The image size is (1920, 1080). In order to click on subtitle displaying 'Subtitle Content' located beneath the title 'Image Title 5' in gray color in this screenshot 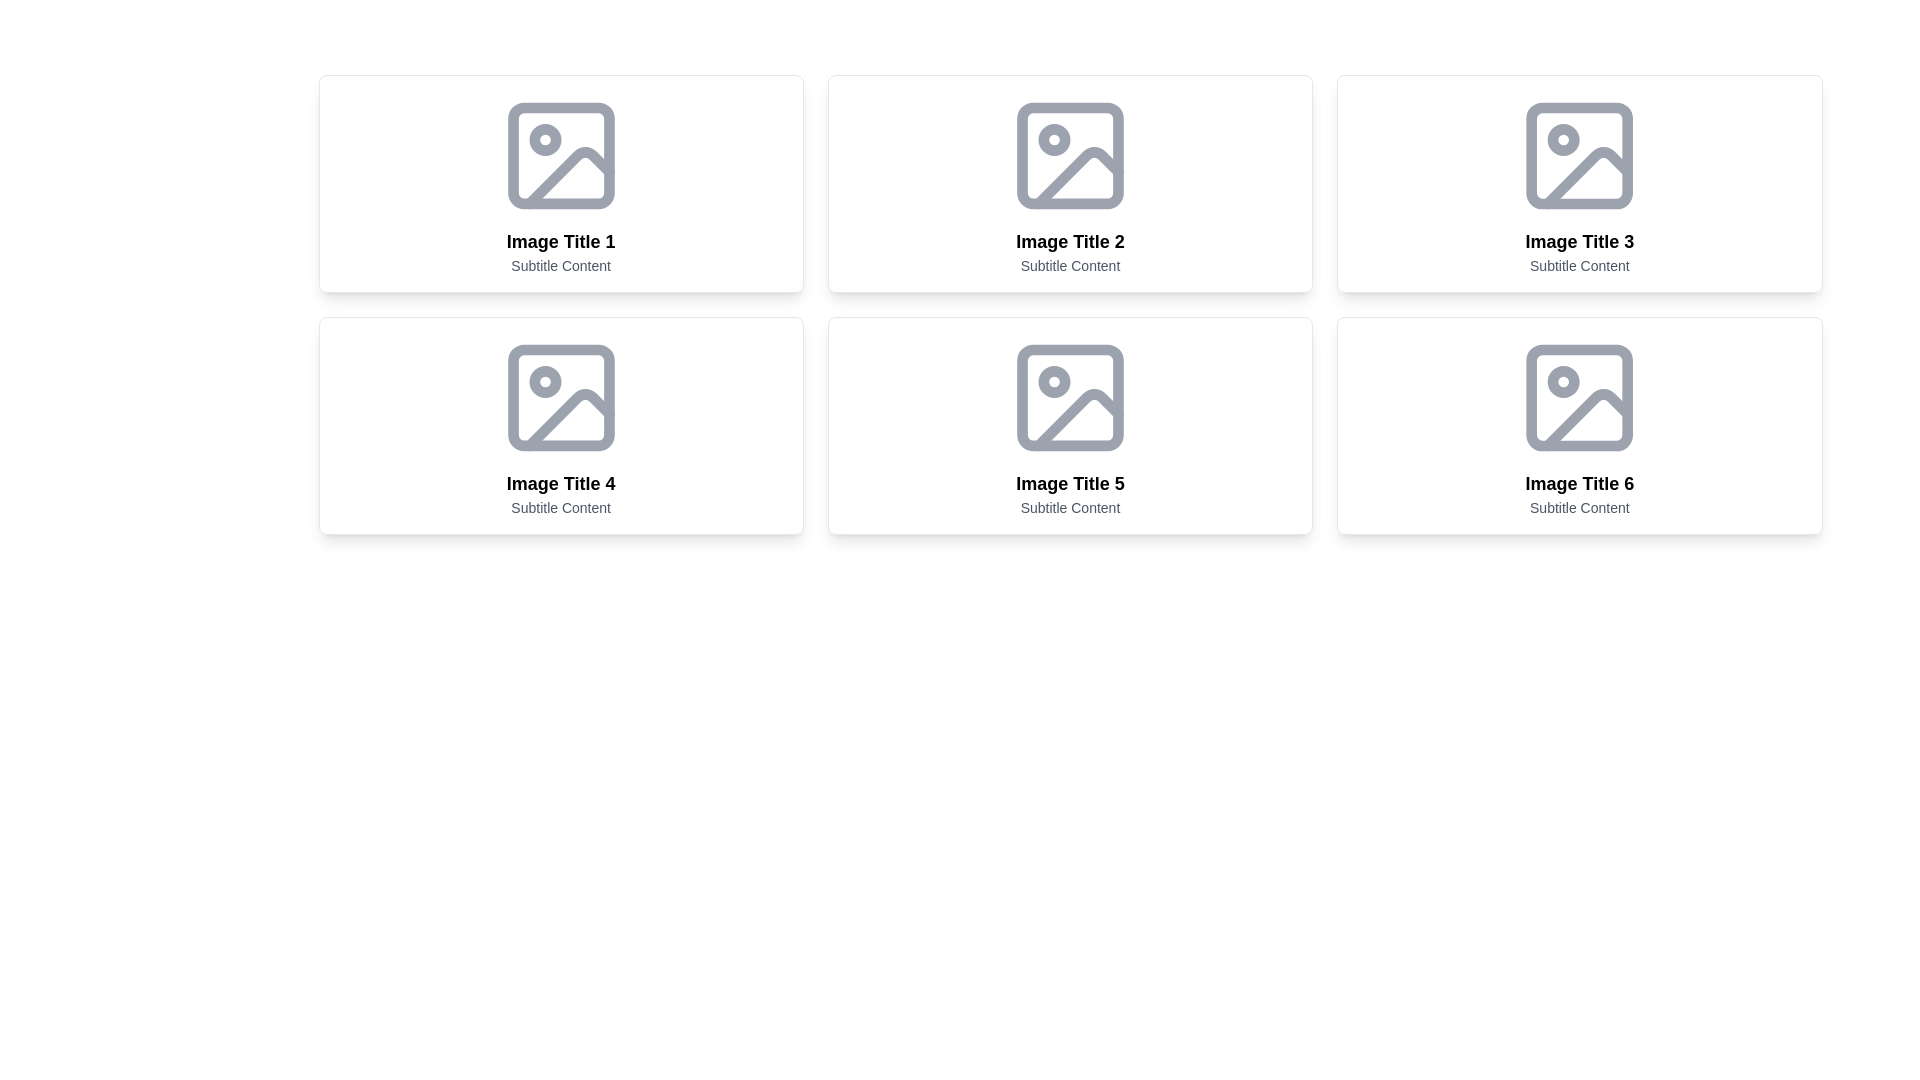, I will do `click(1069, 507)`.